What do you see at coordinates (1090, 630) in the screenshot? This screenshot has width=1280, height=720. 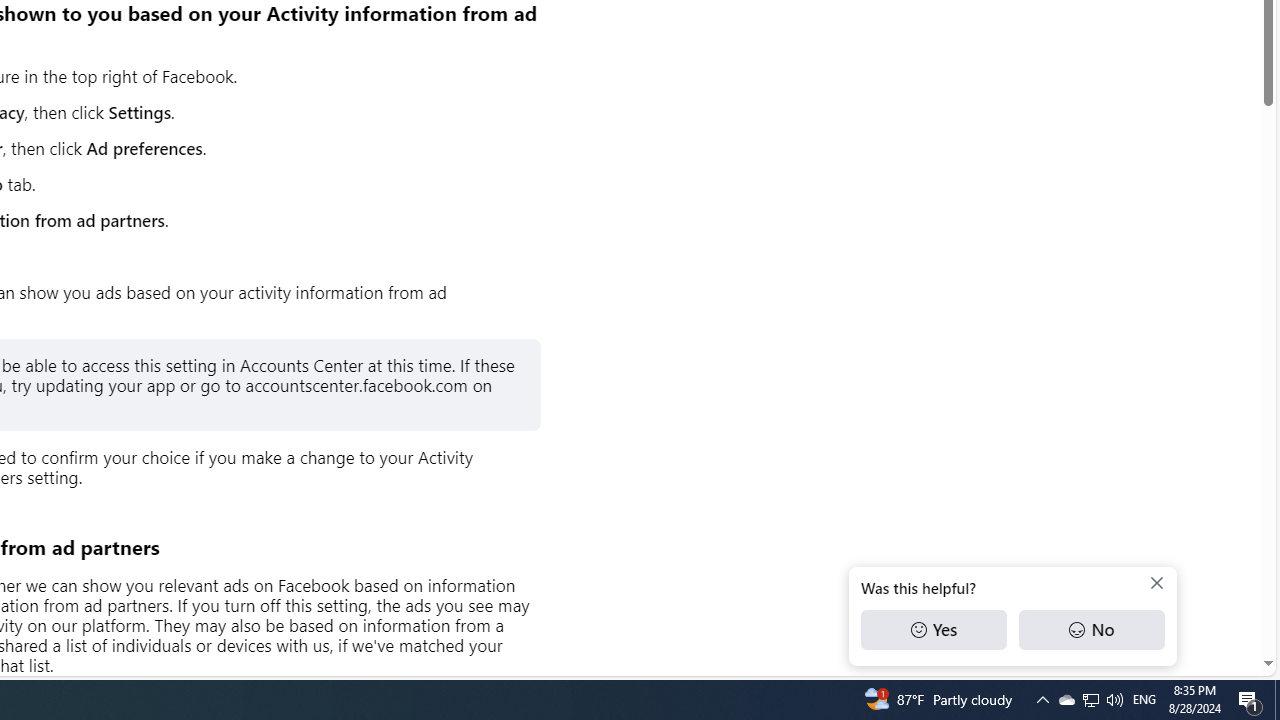 I see `'No'` at bounding box center [1090, 630].